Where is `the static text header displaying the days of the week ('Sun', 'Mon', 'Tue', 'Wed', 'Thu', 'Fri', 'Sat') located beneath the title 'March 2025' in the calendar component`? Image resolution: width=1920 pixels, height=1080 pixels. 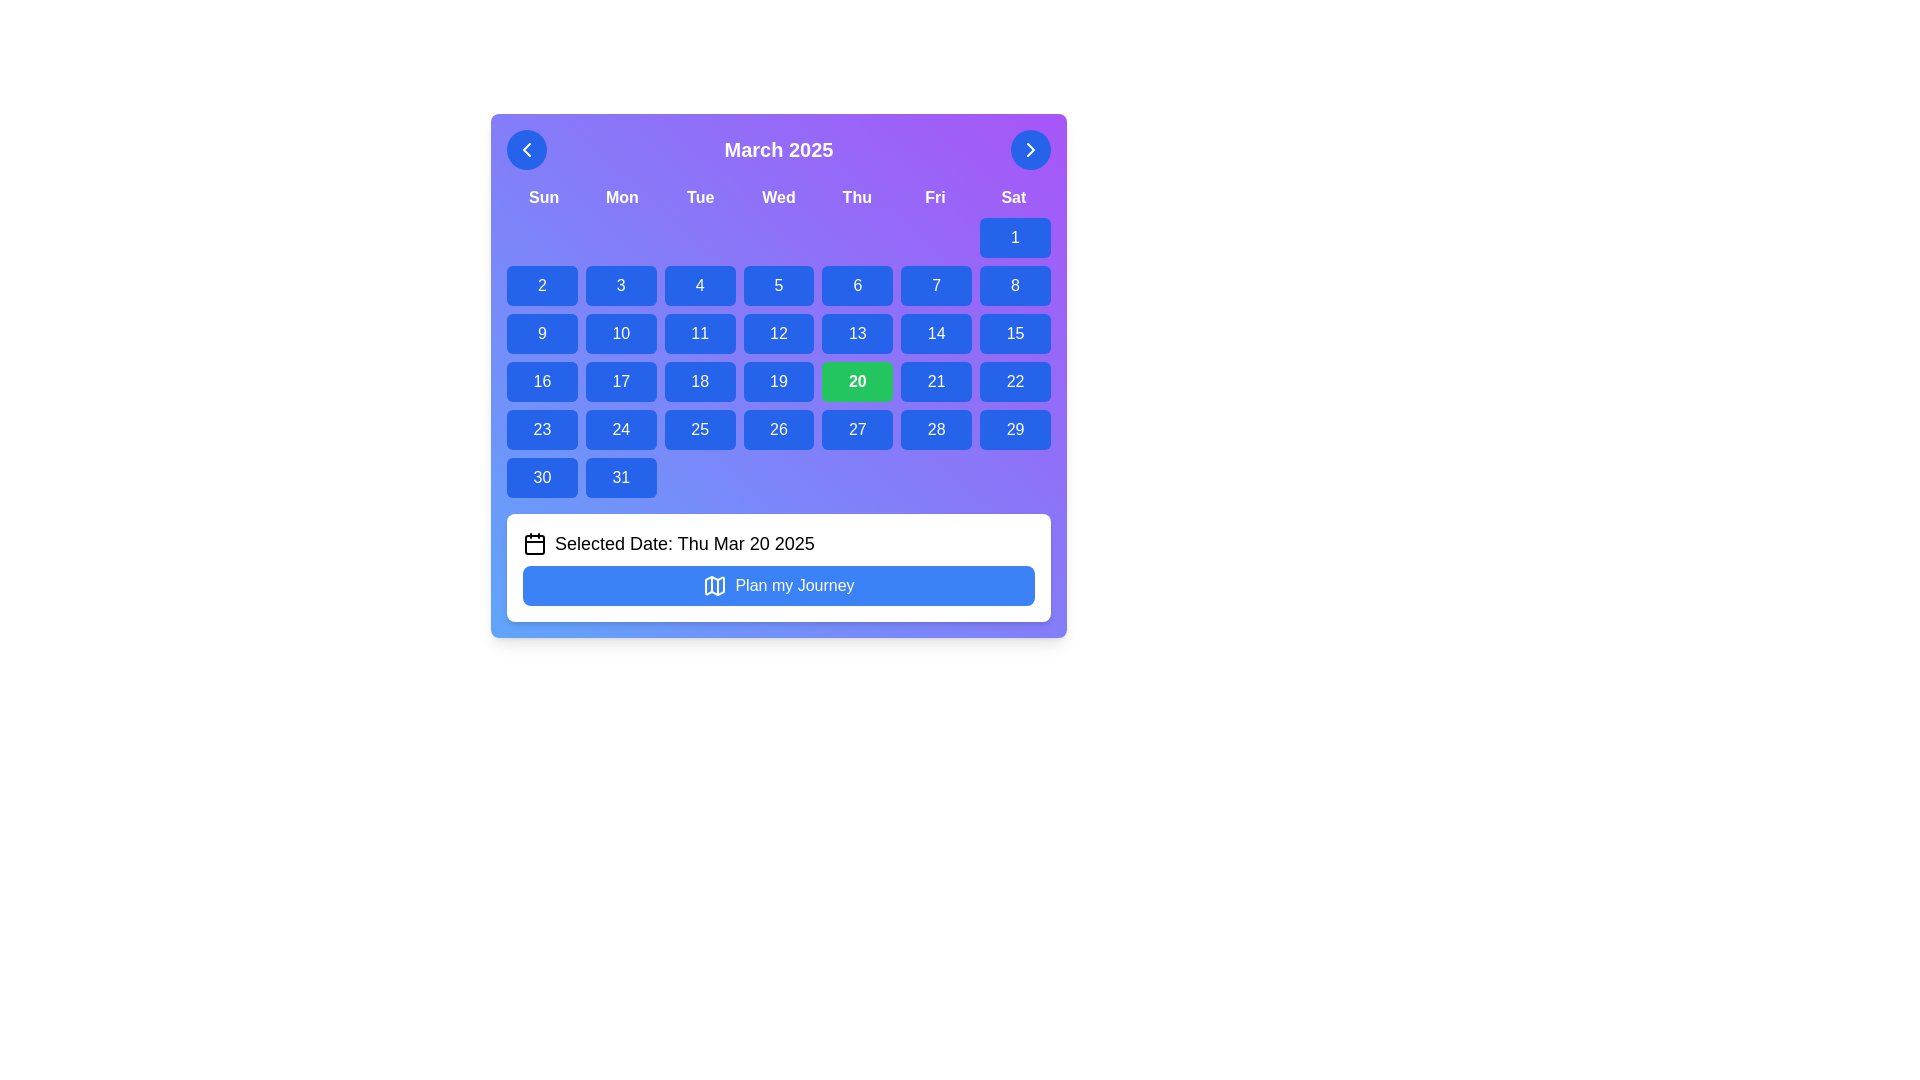
the static text header displaying the days of the week ('Sun', 'Mon', 'Tue', 'Wed', 'Thu', 'Fri', 'Sat') located beneath the title 'March 2025' in the calendar component is located at coordinates (777, 197).